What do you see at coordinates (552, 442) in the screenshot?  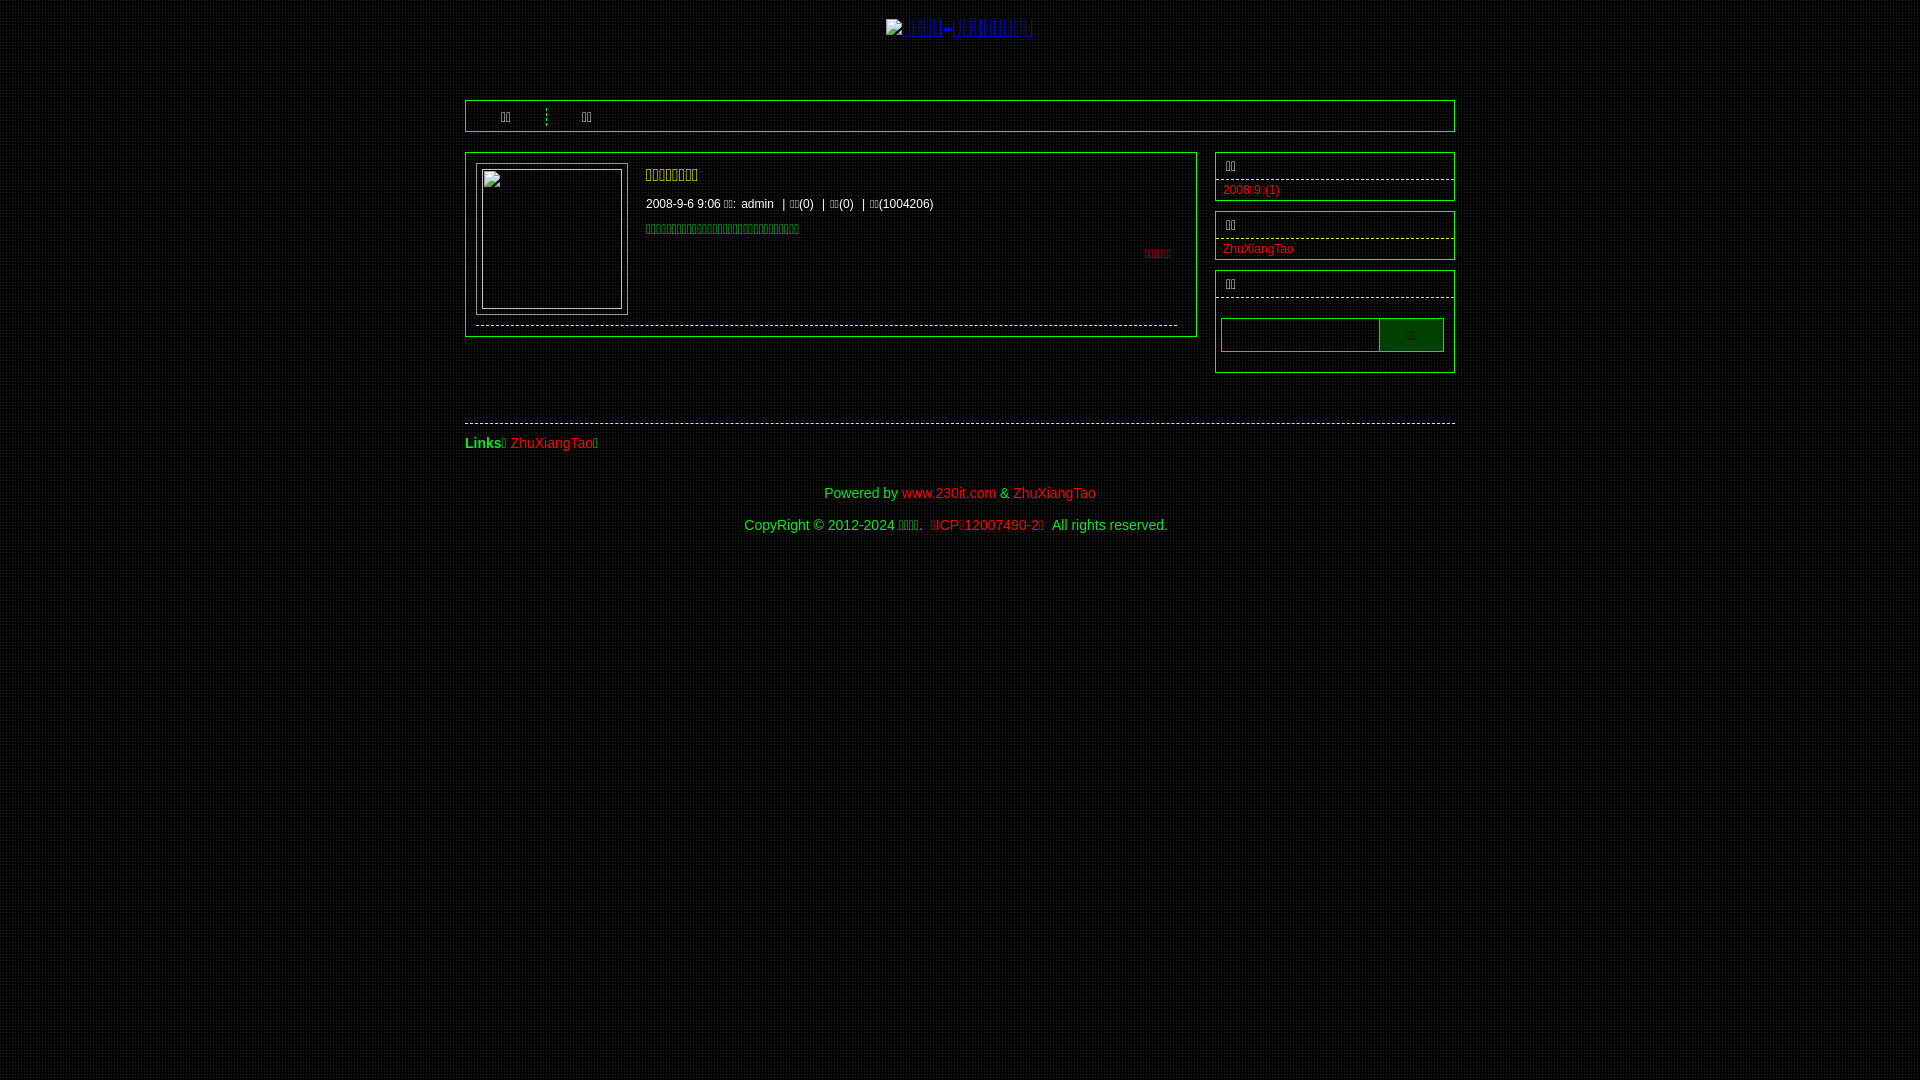 I see `'ZhuXiangTao'` at bounding box center [552, 442].